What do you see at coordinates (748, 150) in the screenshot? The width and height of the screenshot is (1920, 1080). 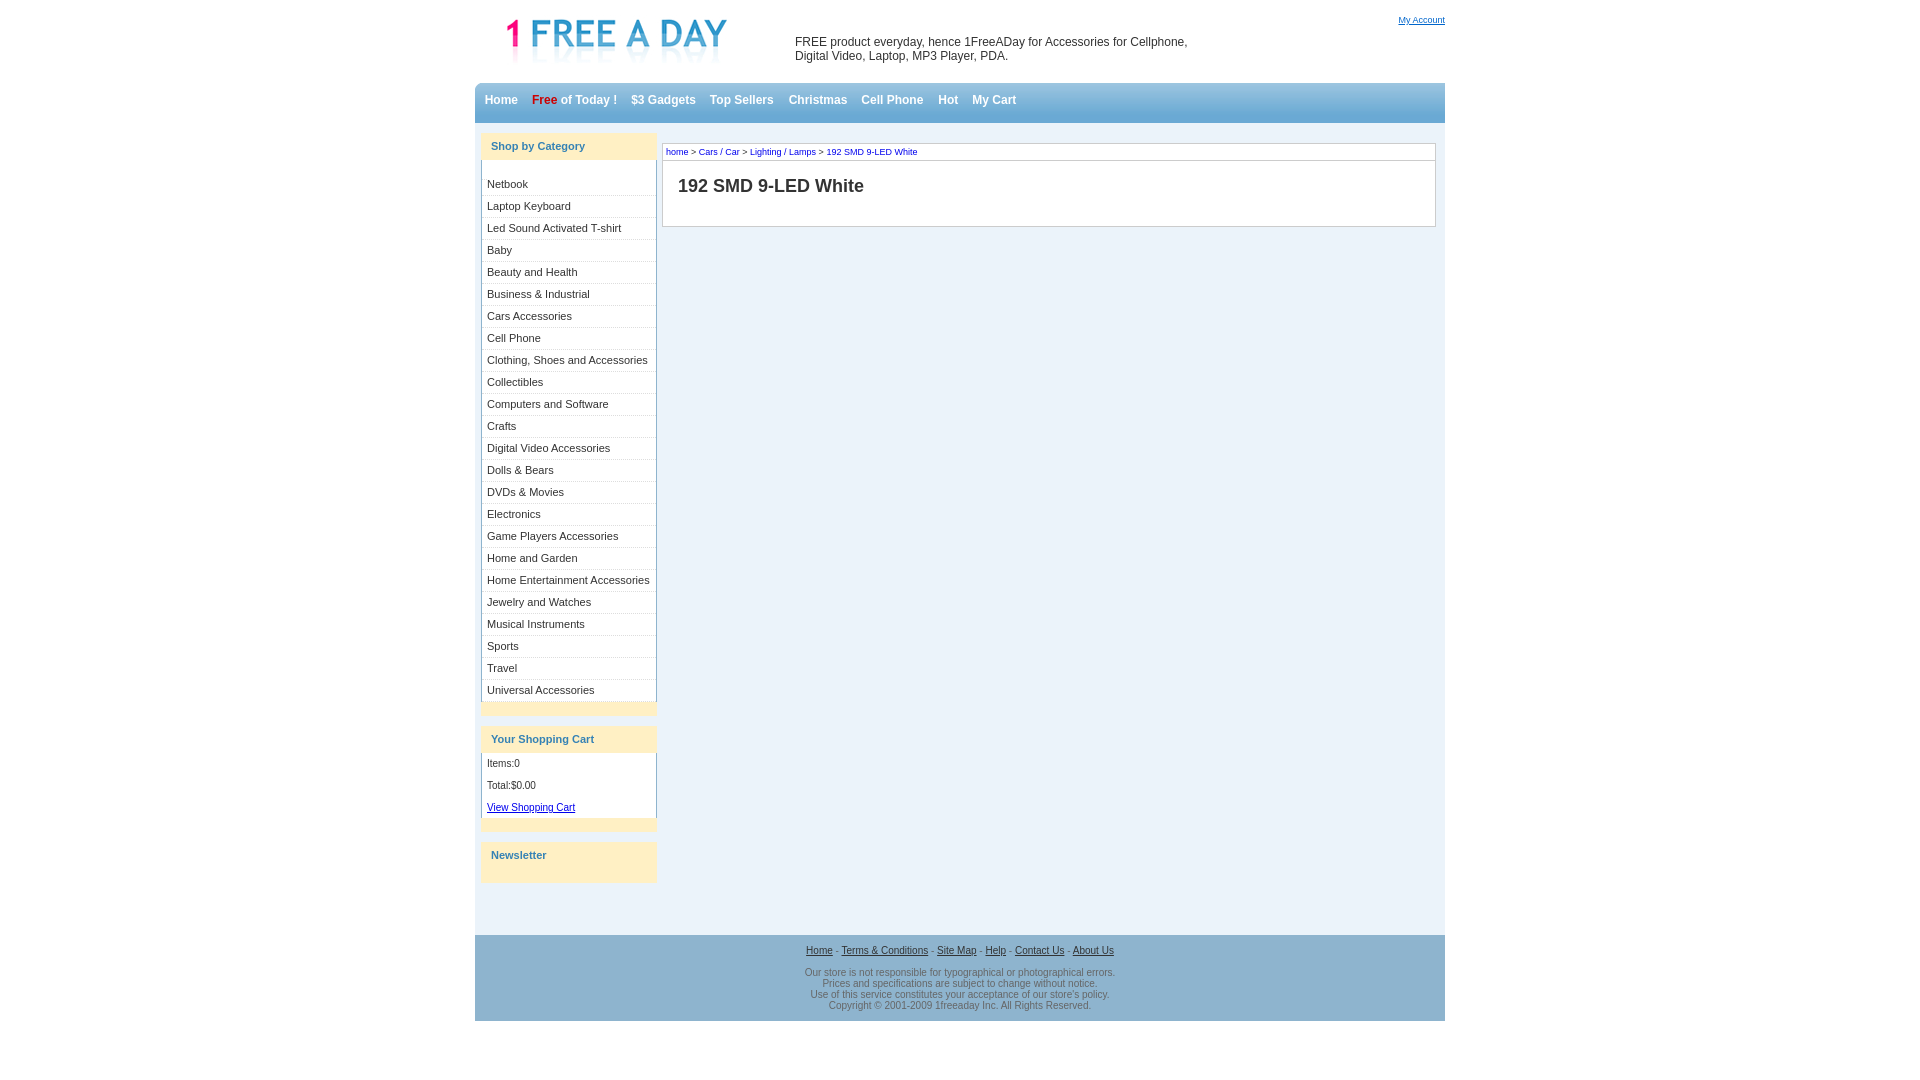 I see `'Lighting / Lamps'` at bounding box center [748, 150].